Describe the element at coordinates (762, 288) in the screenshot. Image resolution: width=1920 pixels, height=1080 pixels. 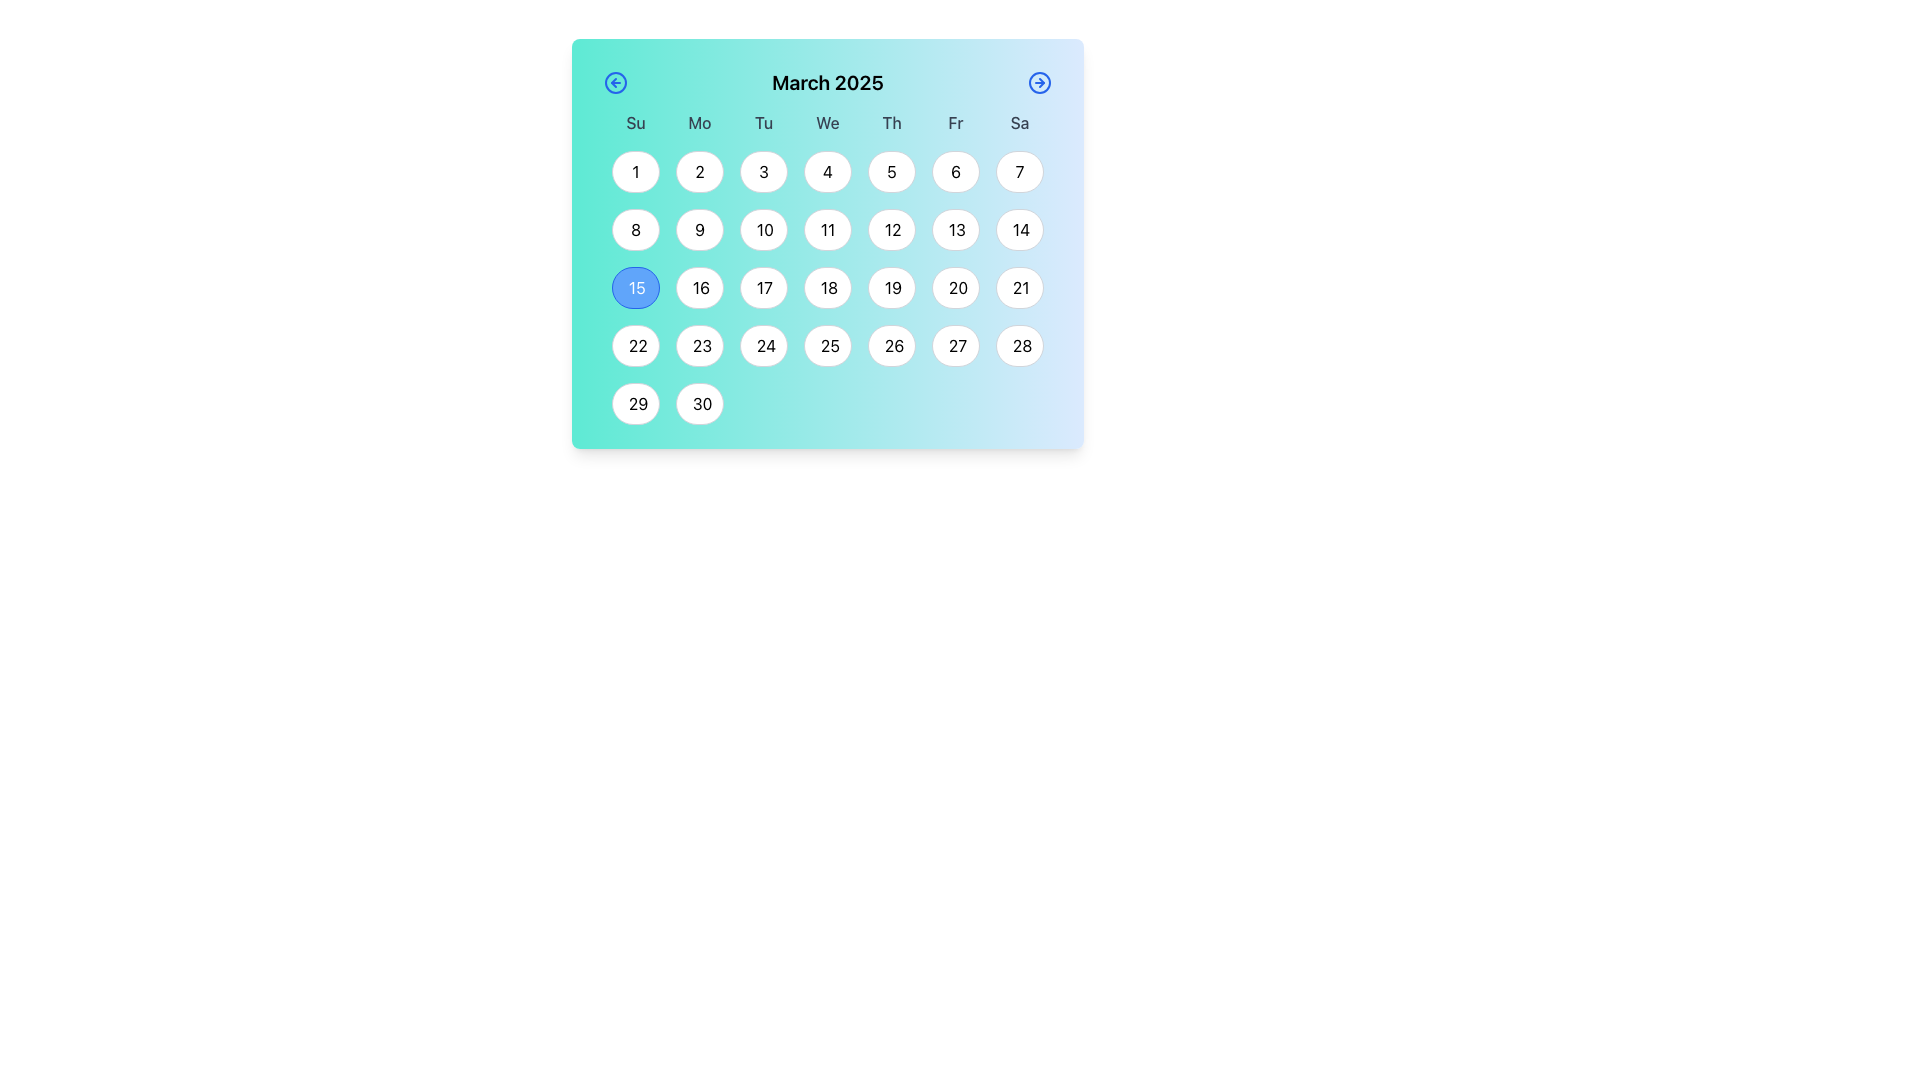
I see `the button representing the selectable date of the 17th in the calendar grid located in the third row and third column under the 'Friday' header` at that location.